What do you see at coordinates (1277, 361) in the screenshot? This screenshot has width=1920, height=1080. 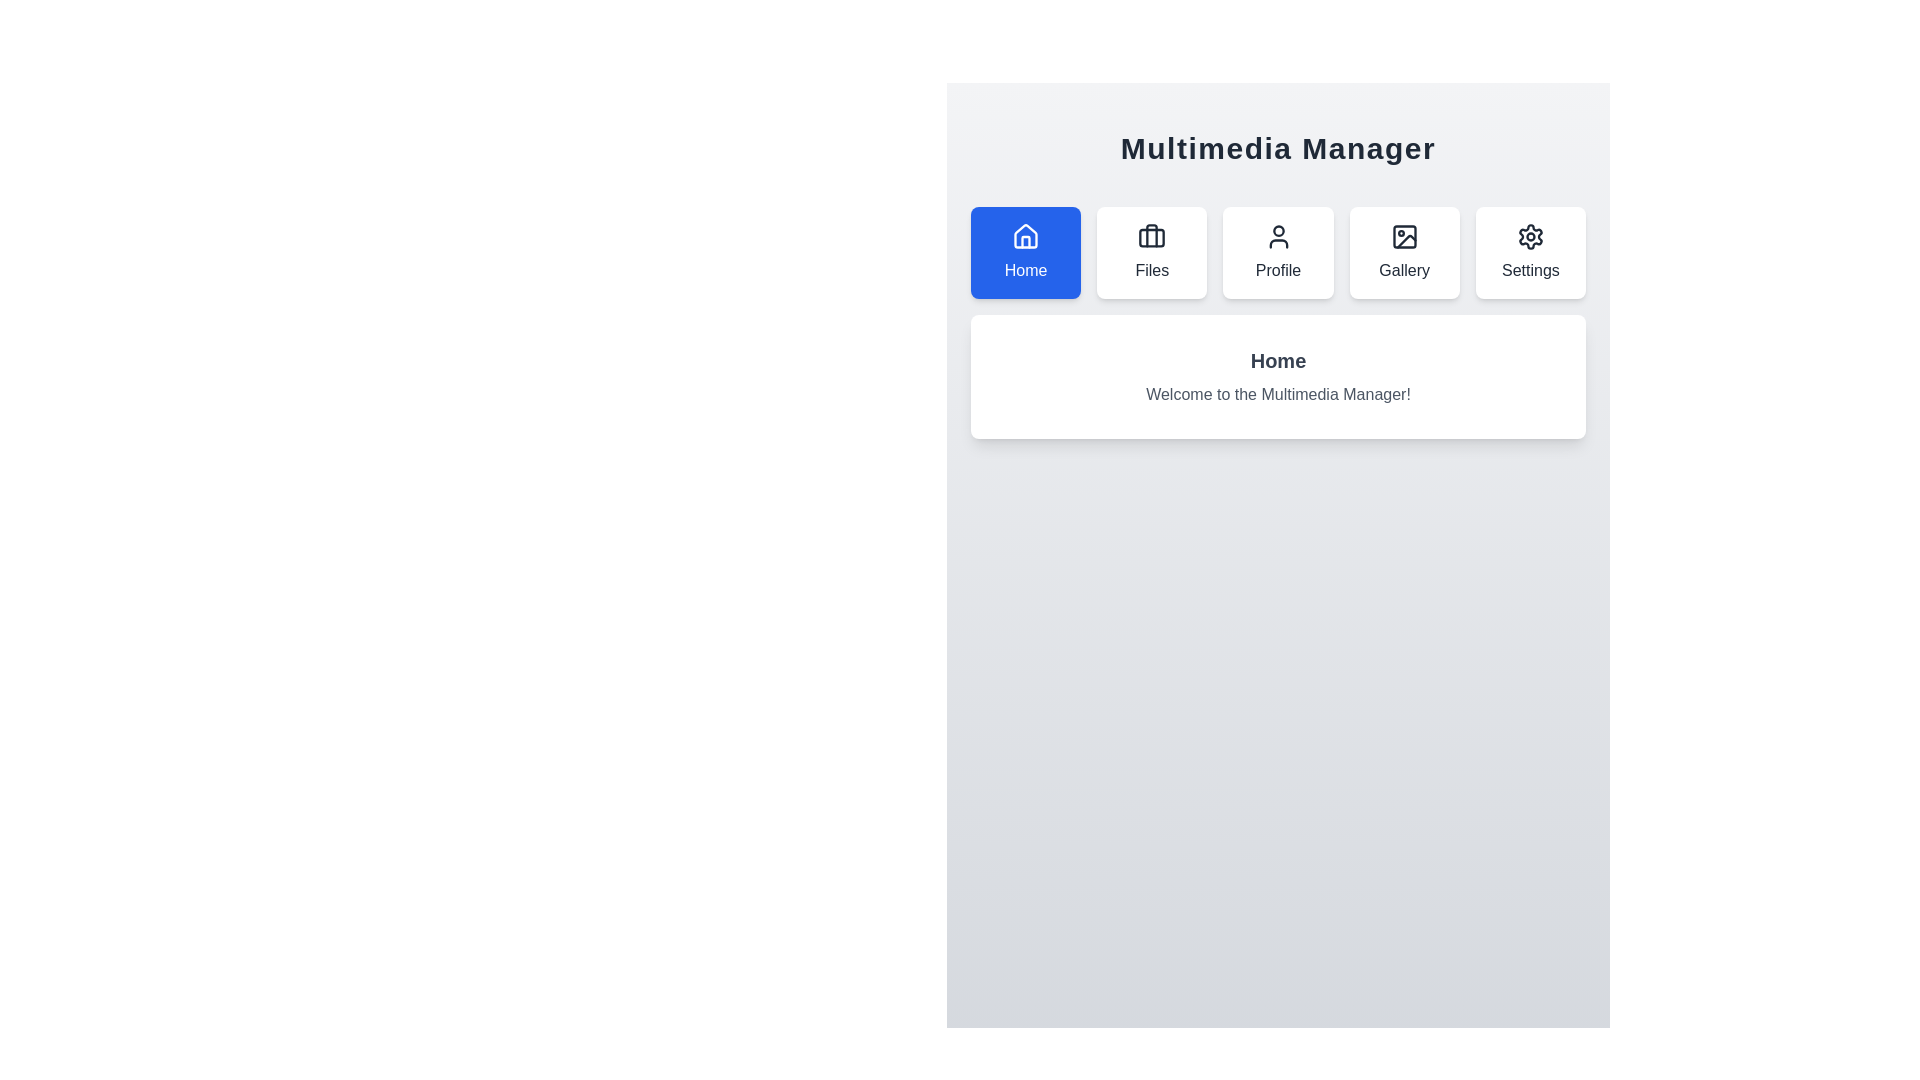 I see `the 'Home' text label, which is styled in bold, large font and centered above the 'Welcome to the Multimedia Manager!' text in a dark gray shade` at bounding box center [1277, 361].